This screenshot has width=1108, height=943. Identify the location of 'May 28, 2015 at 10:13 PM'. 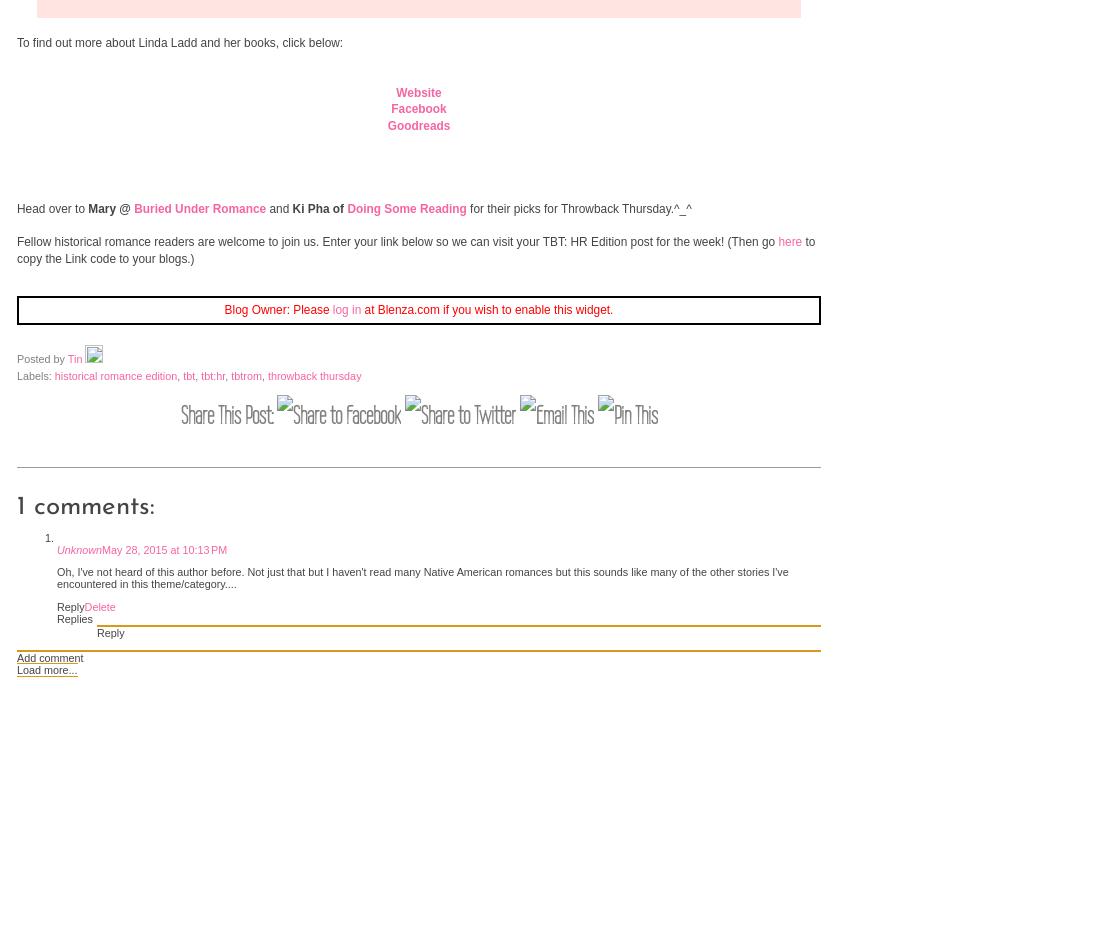
(102, 549).